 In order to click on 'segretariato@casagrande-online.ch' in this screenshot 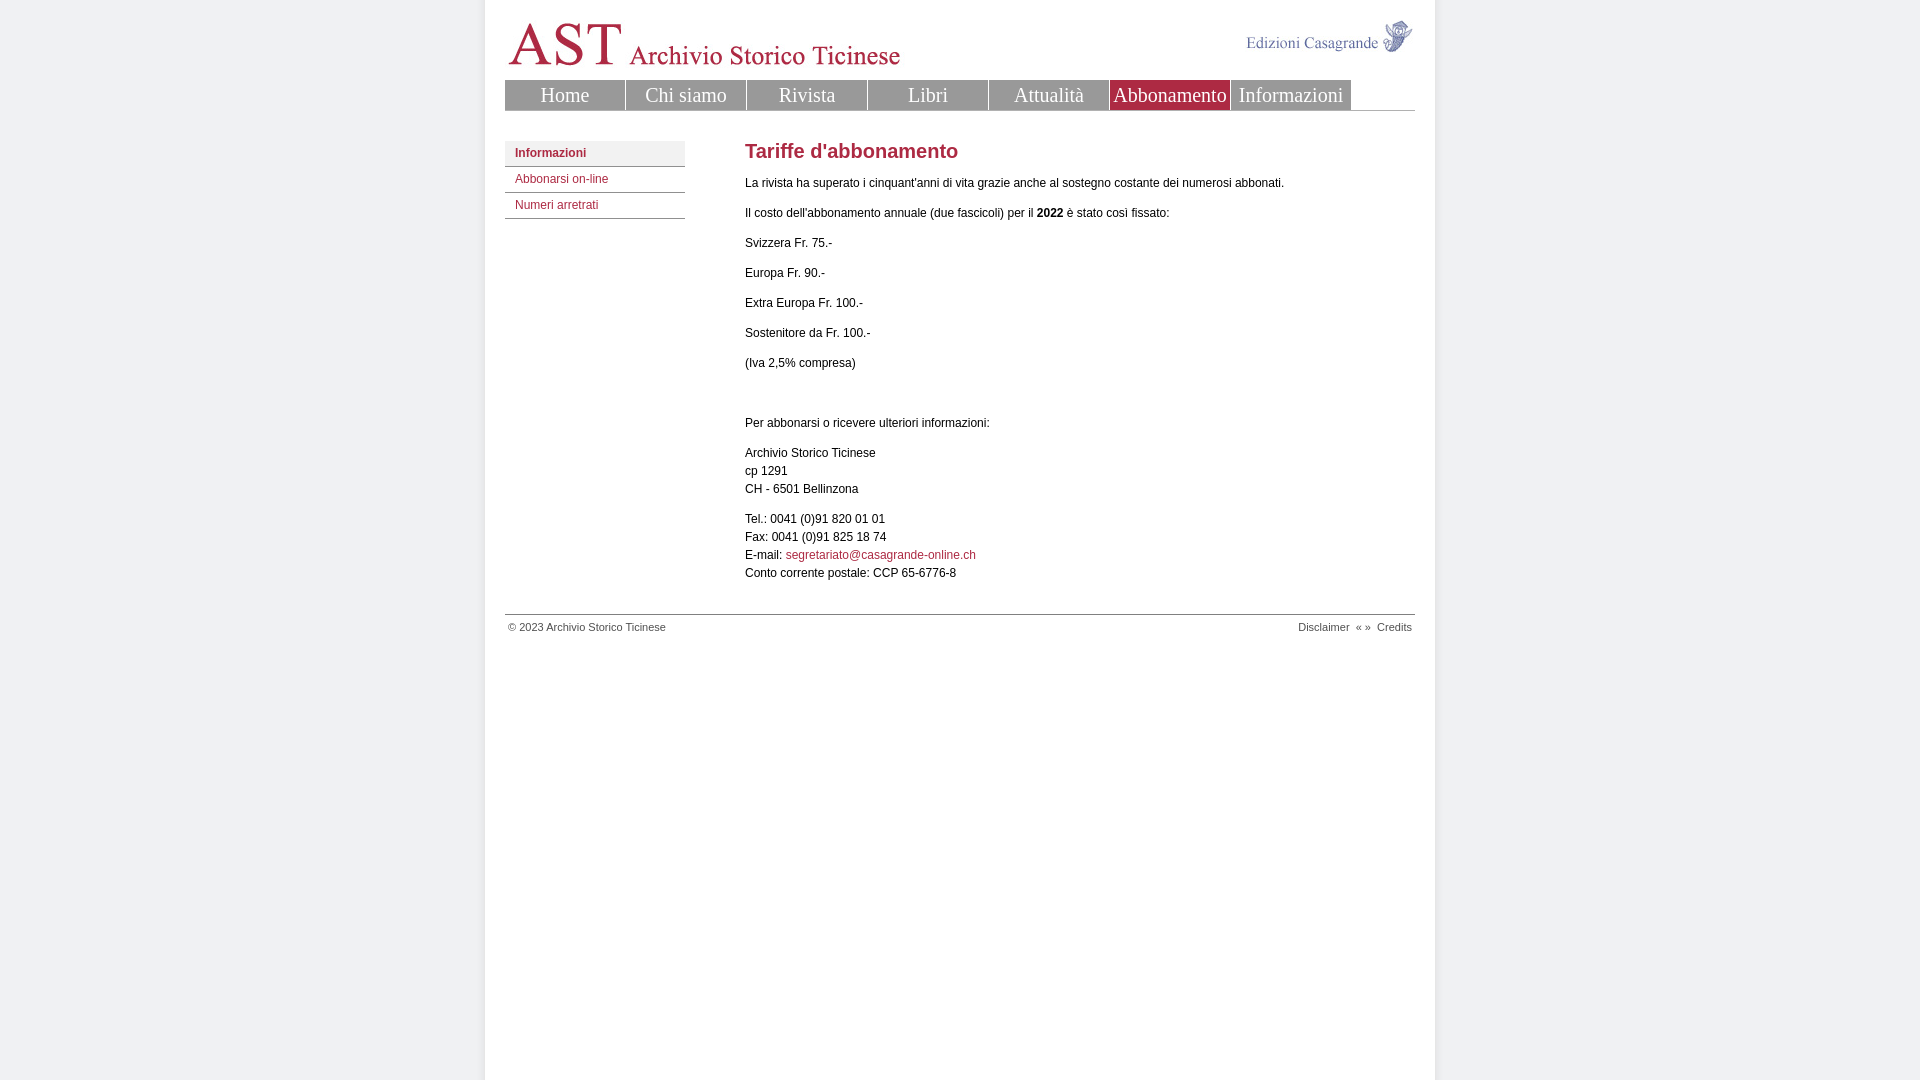, I will do `click(880, 555)`.